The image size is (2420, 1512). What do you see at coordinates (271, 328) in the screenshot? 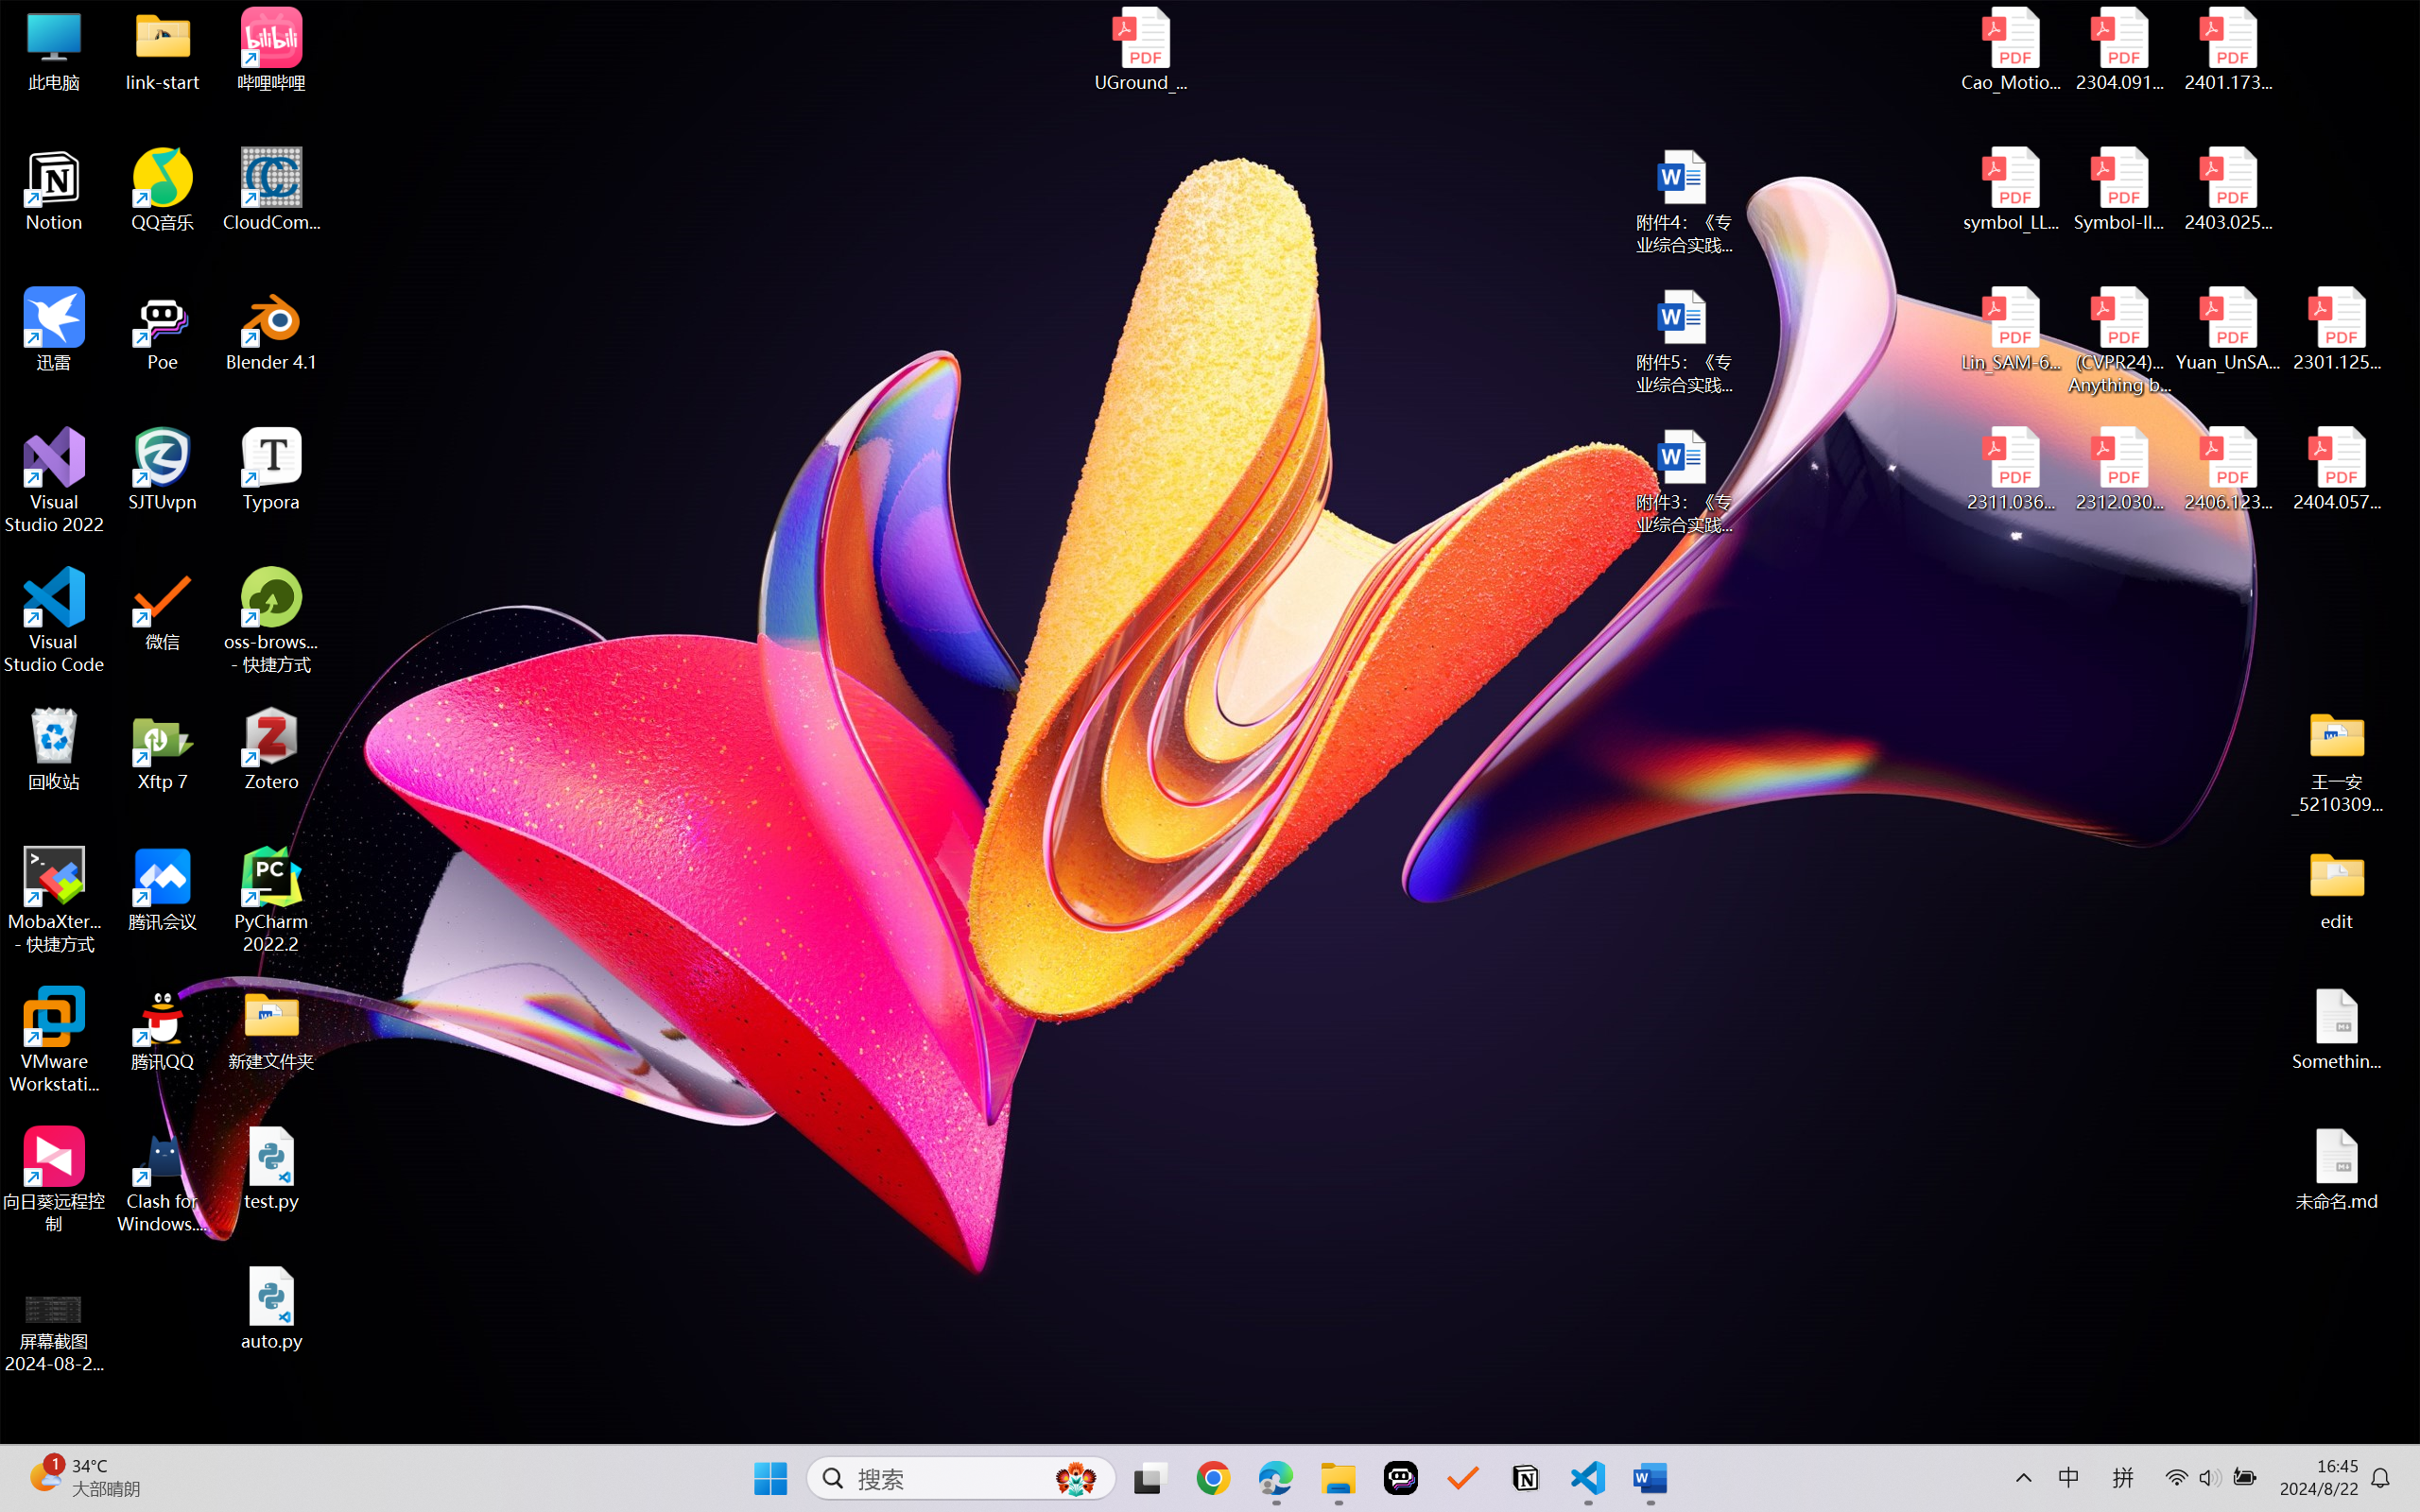
I see `'Blender 4.1'` at bounding box center [271, 328].